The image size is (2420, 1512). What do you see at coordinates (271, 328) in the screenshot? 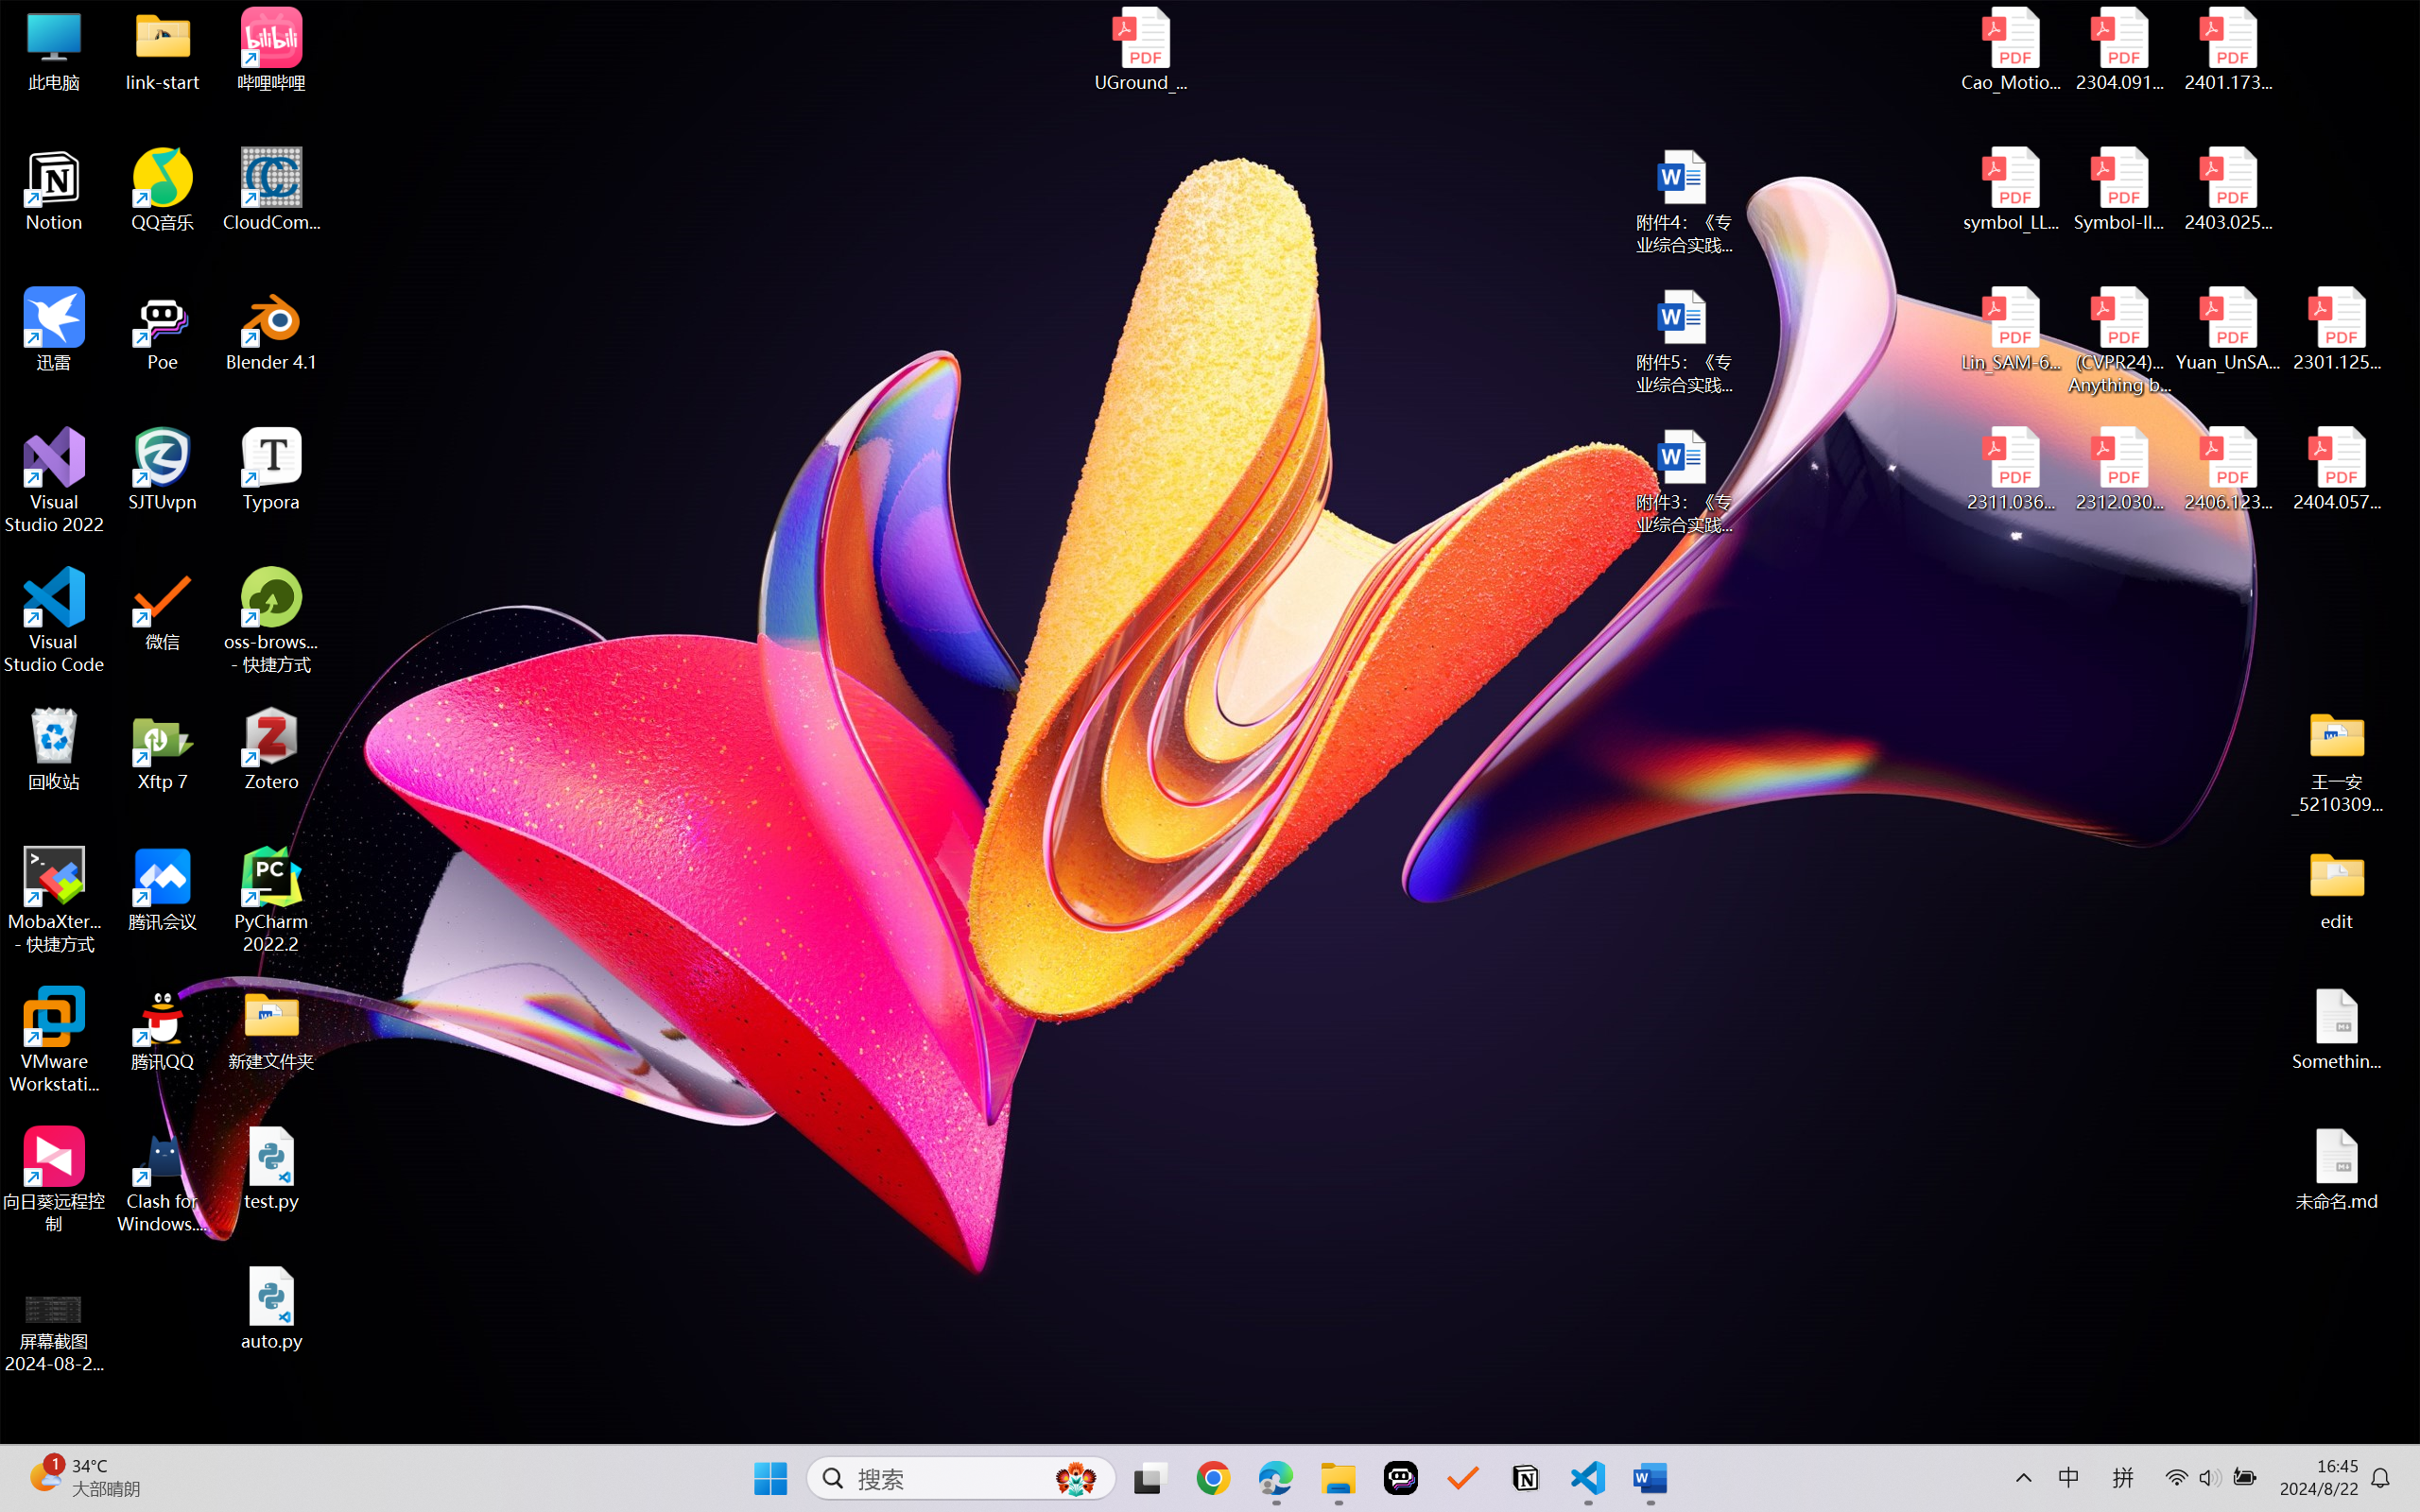
I see `'Blender 4.1'` at bounding box center [271, 328].